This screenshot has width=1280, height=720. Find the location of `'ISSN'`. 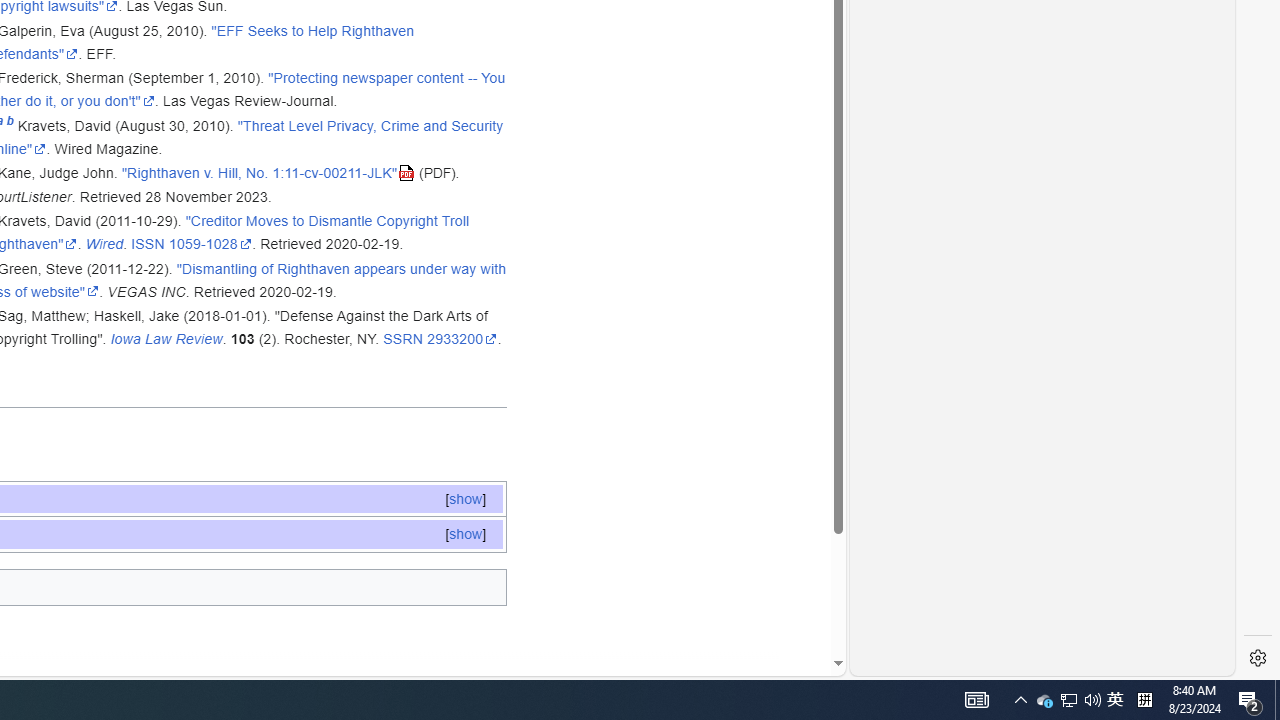

'ISSN' is located at coordinates (146, 243).